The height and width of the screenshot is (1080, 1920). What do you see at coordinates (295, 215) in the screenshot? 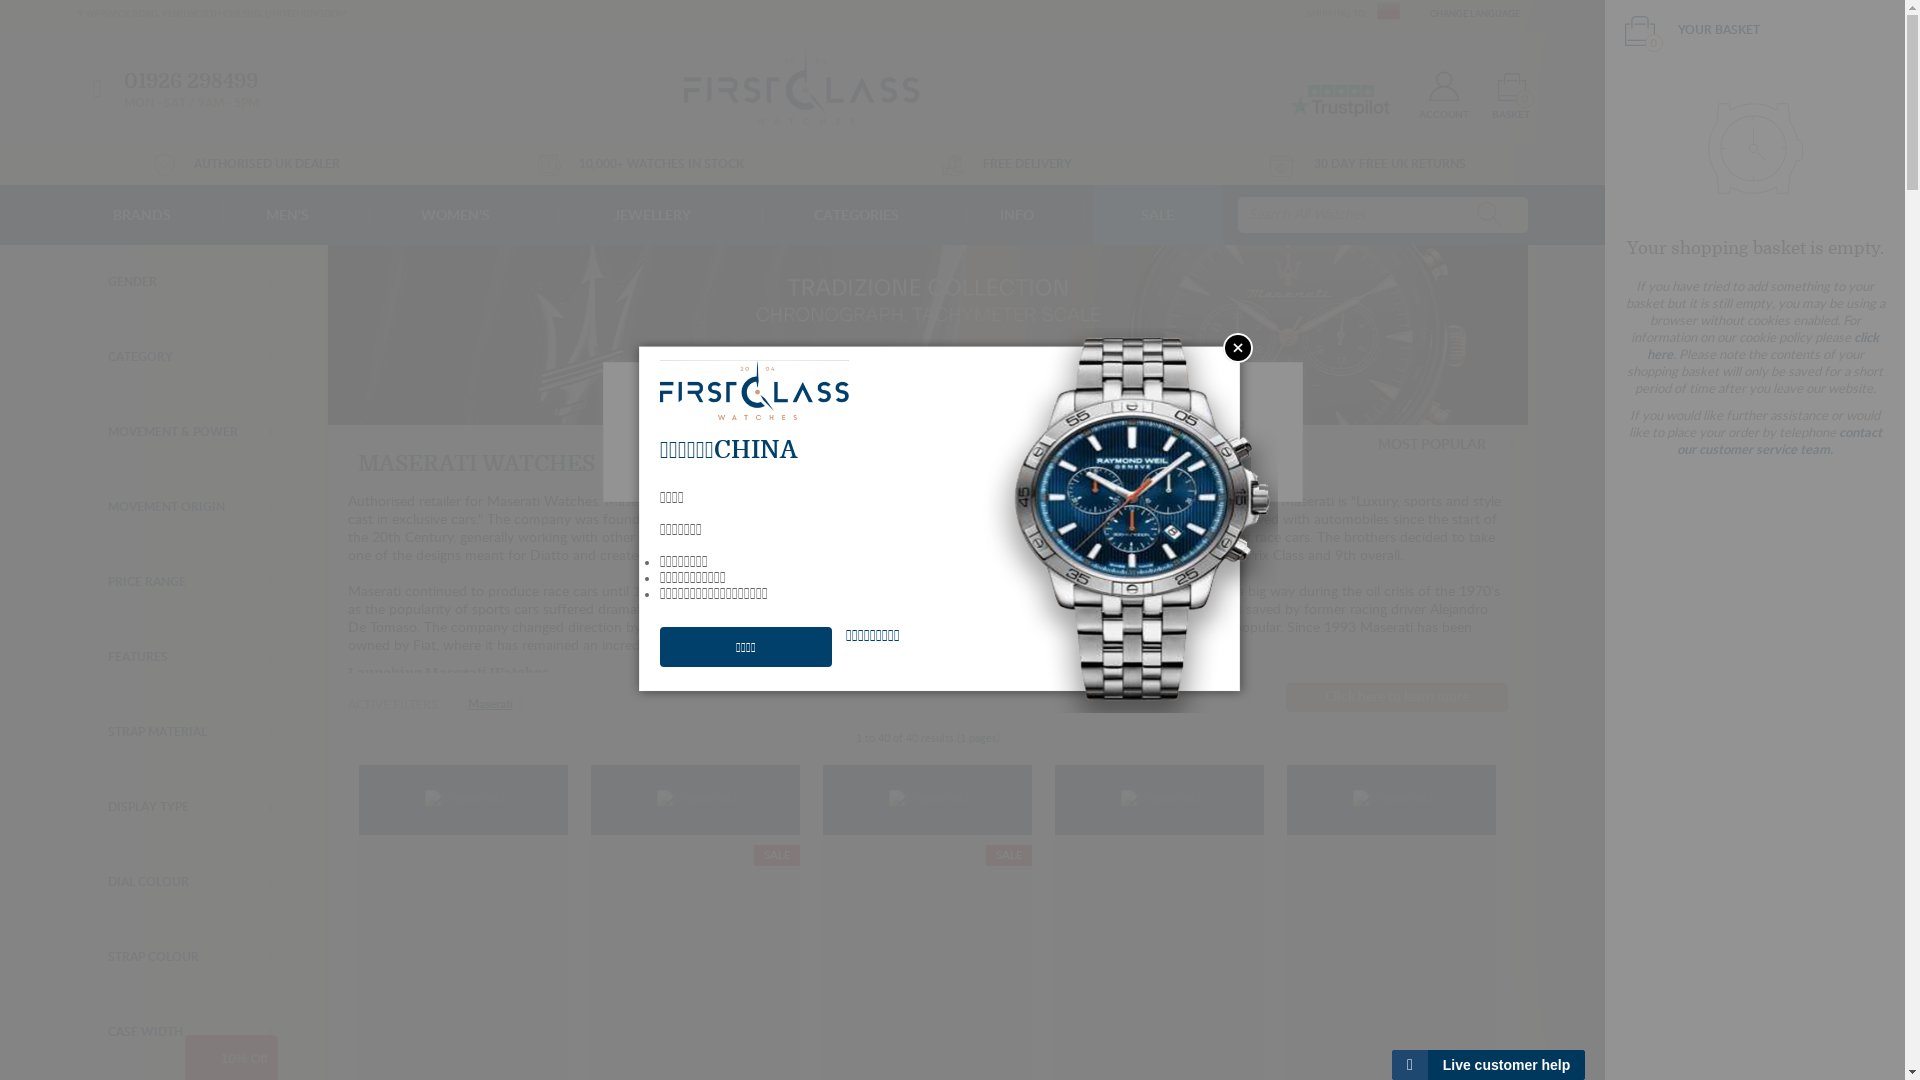
I see `'MEN'S'` at bounding box center [295, 215].